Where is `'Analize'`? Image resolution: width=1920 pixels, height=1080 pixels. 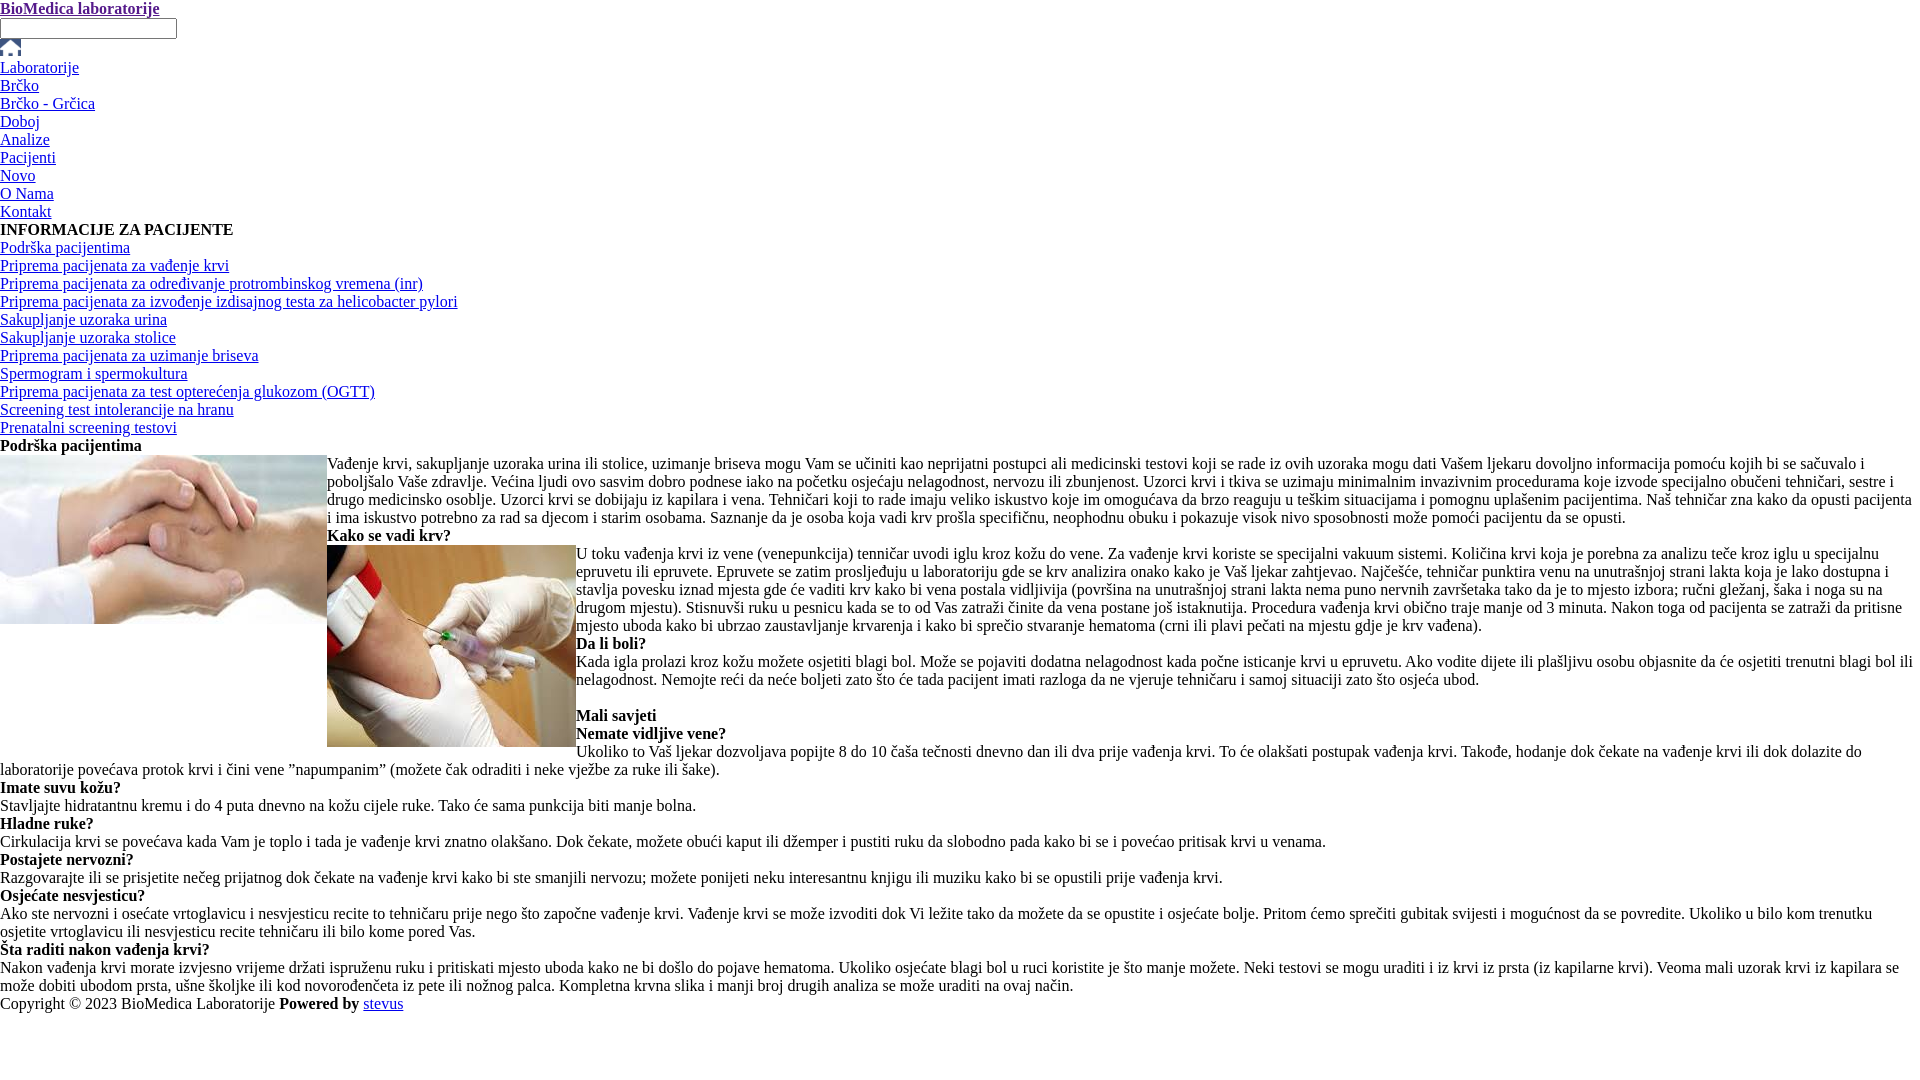
'Analize' is located at coordinates (0, 138).